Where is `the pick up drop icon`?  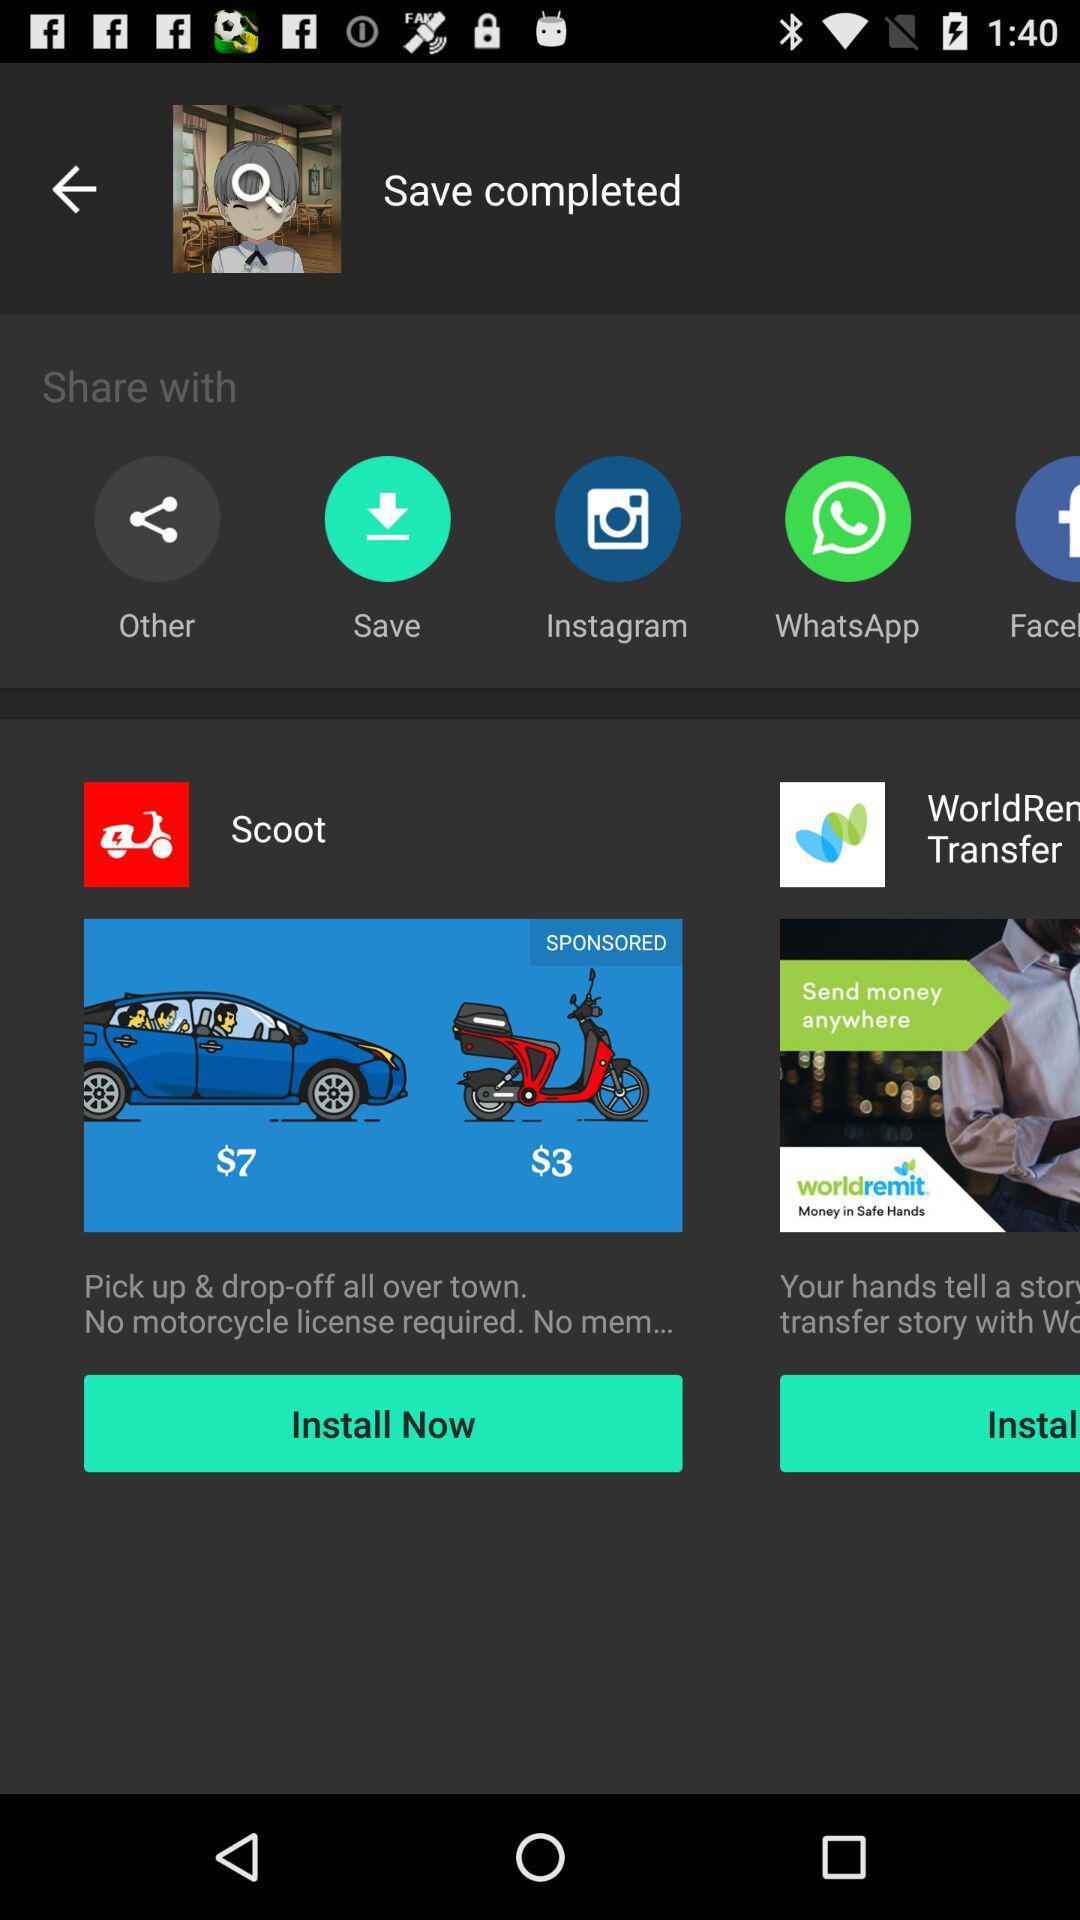
the pick up drop icon is located at coordinates (383, 1303).